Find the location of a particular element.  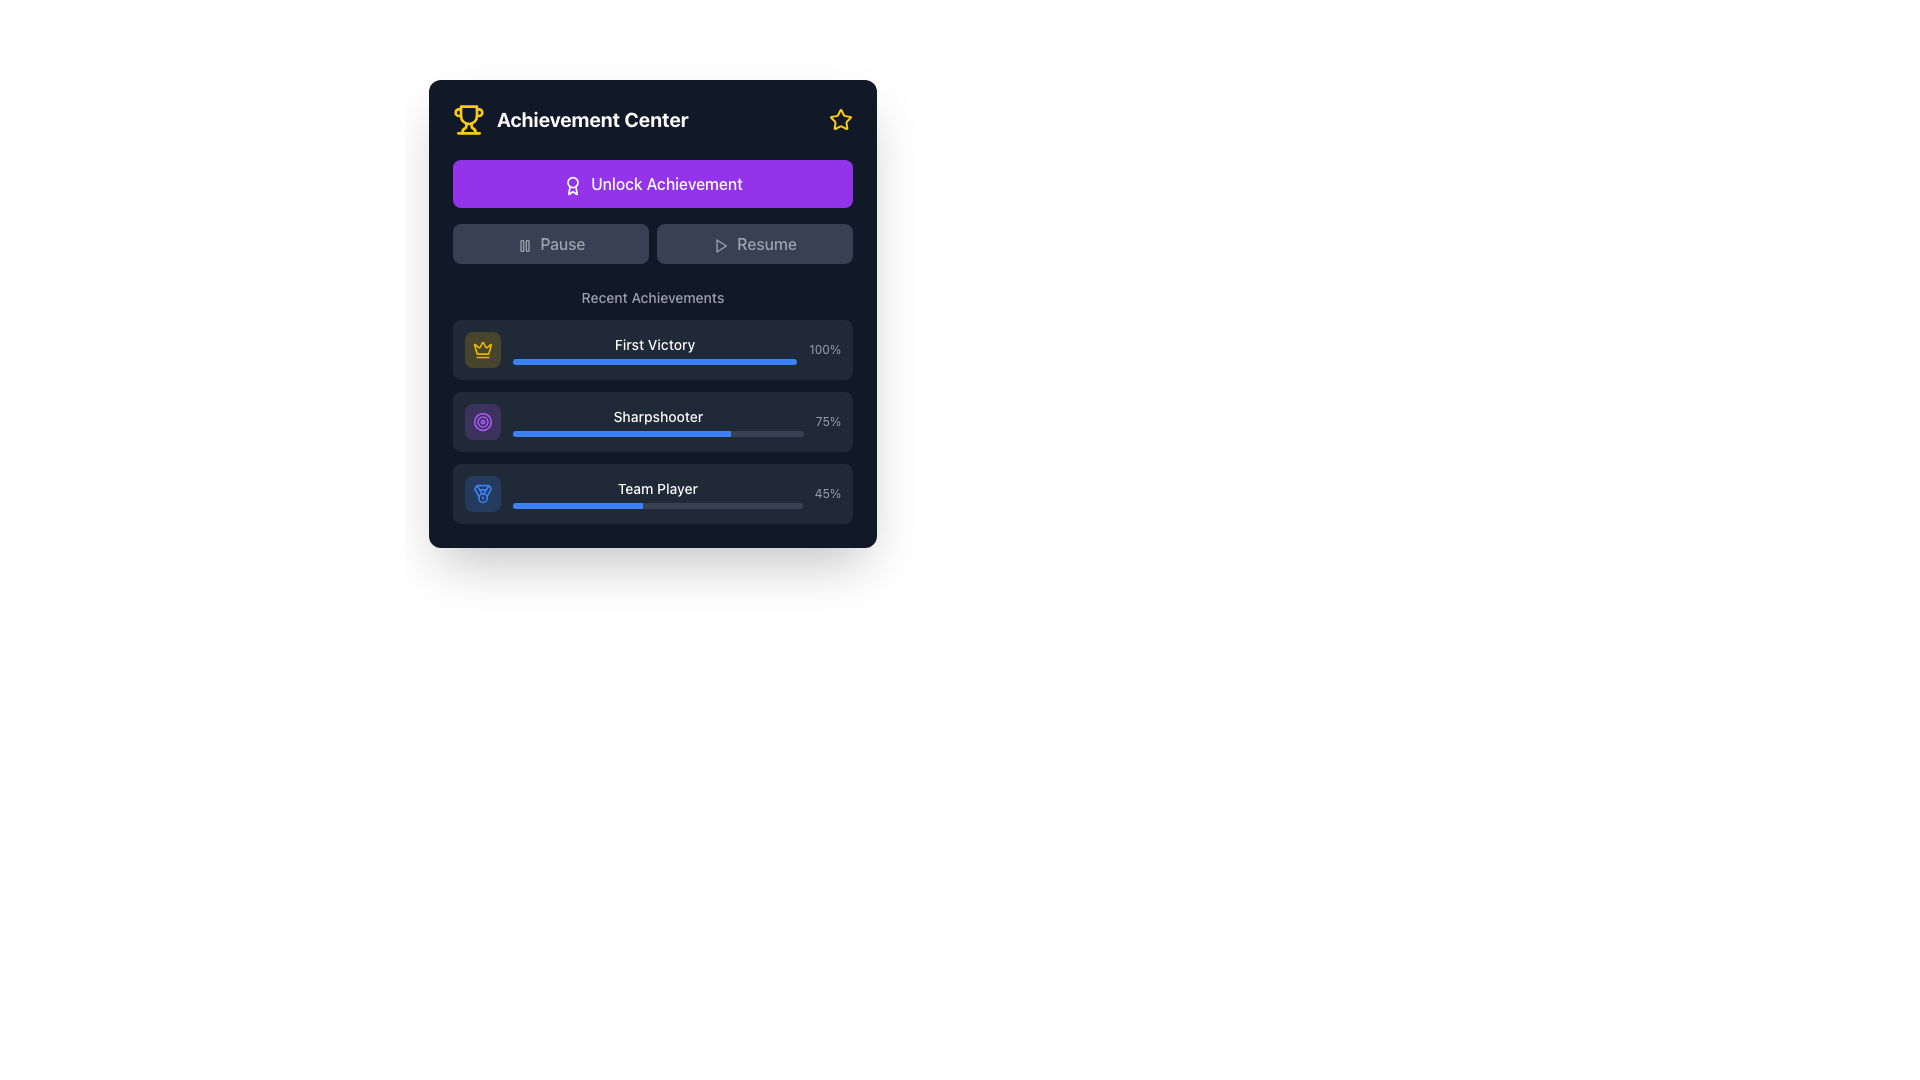

the purple circular graphical component, which is the middle circle in a set of three concentric circles within the 'Achievement Center' interface, located near the star-shaped icon is located at coordinates (483, 420).